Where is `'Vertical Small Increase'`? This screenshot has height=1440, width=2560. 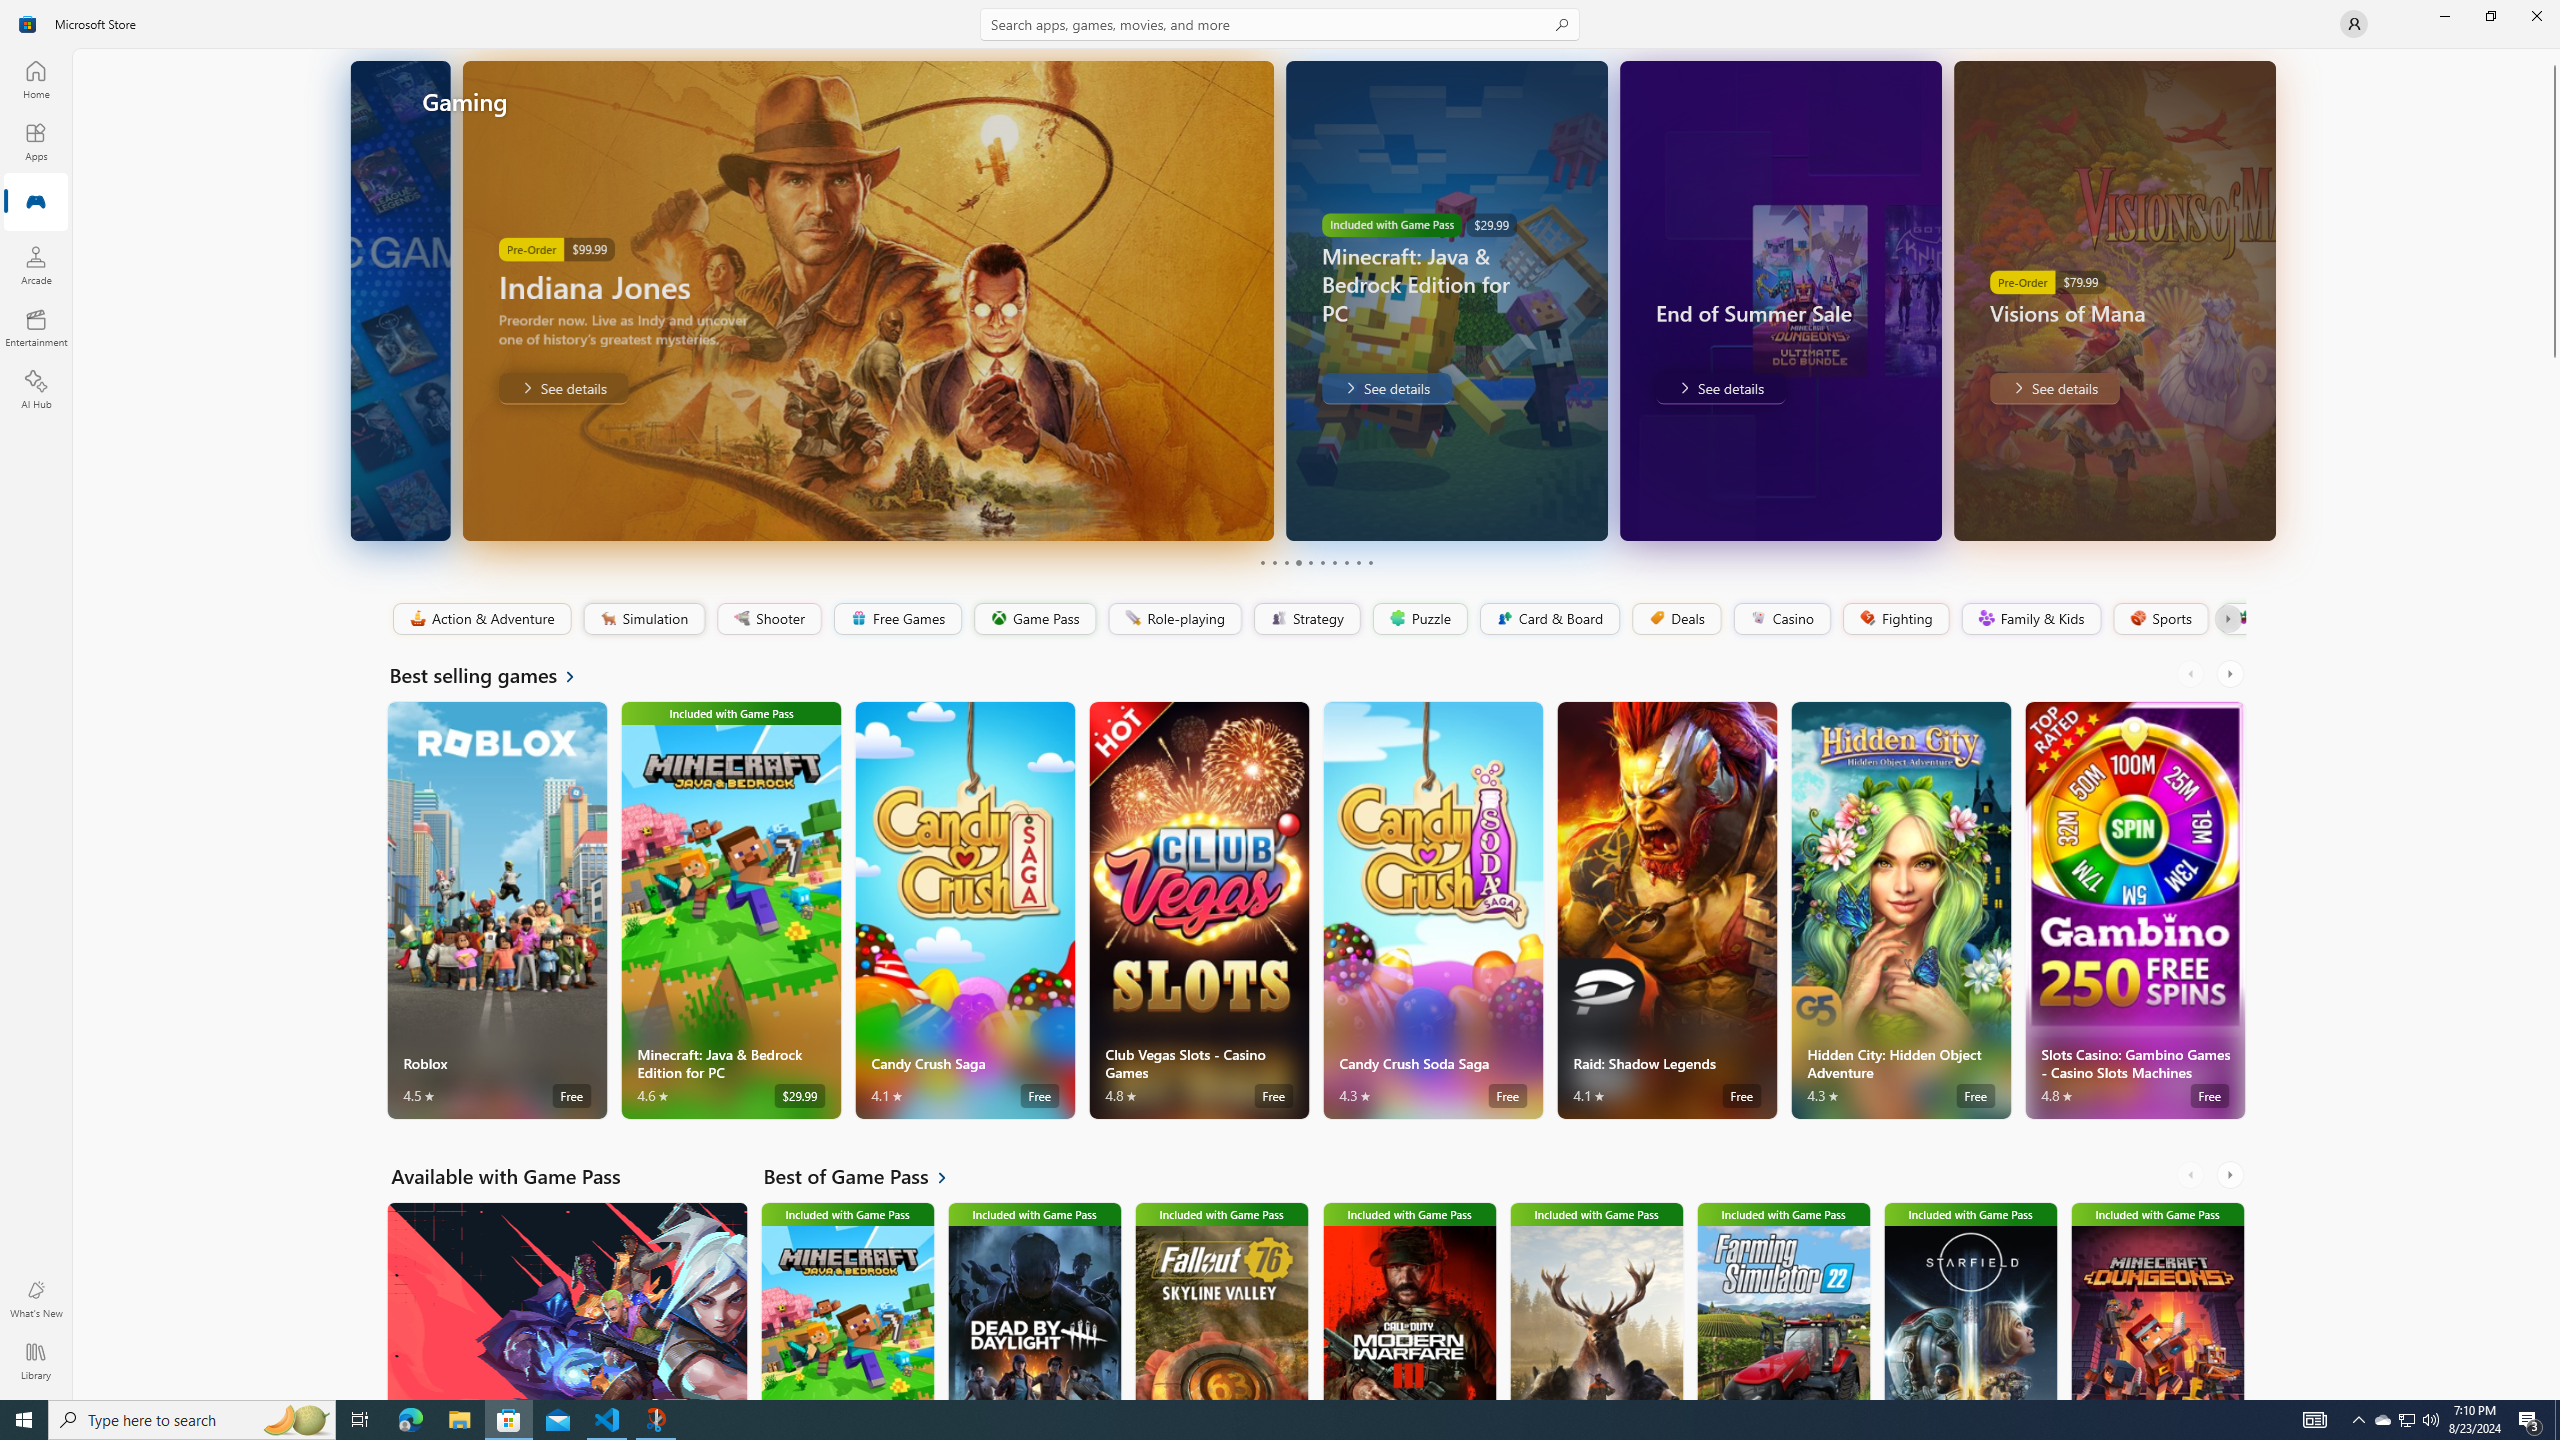 'Vertical Small Increase' is located at coordinates (2552, 1393).